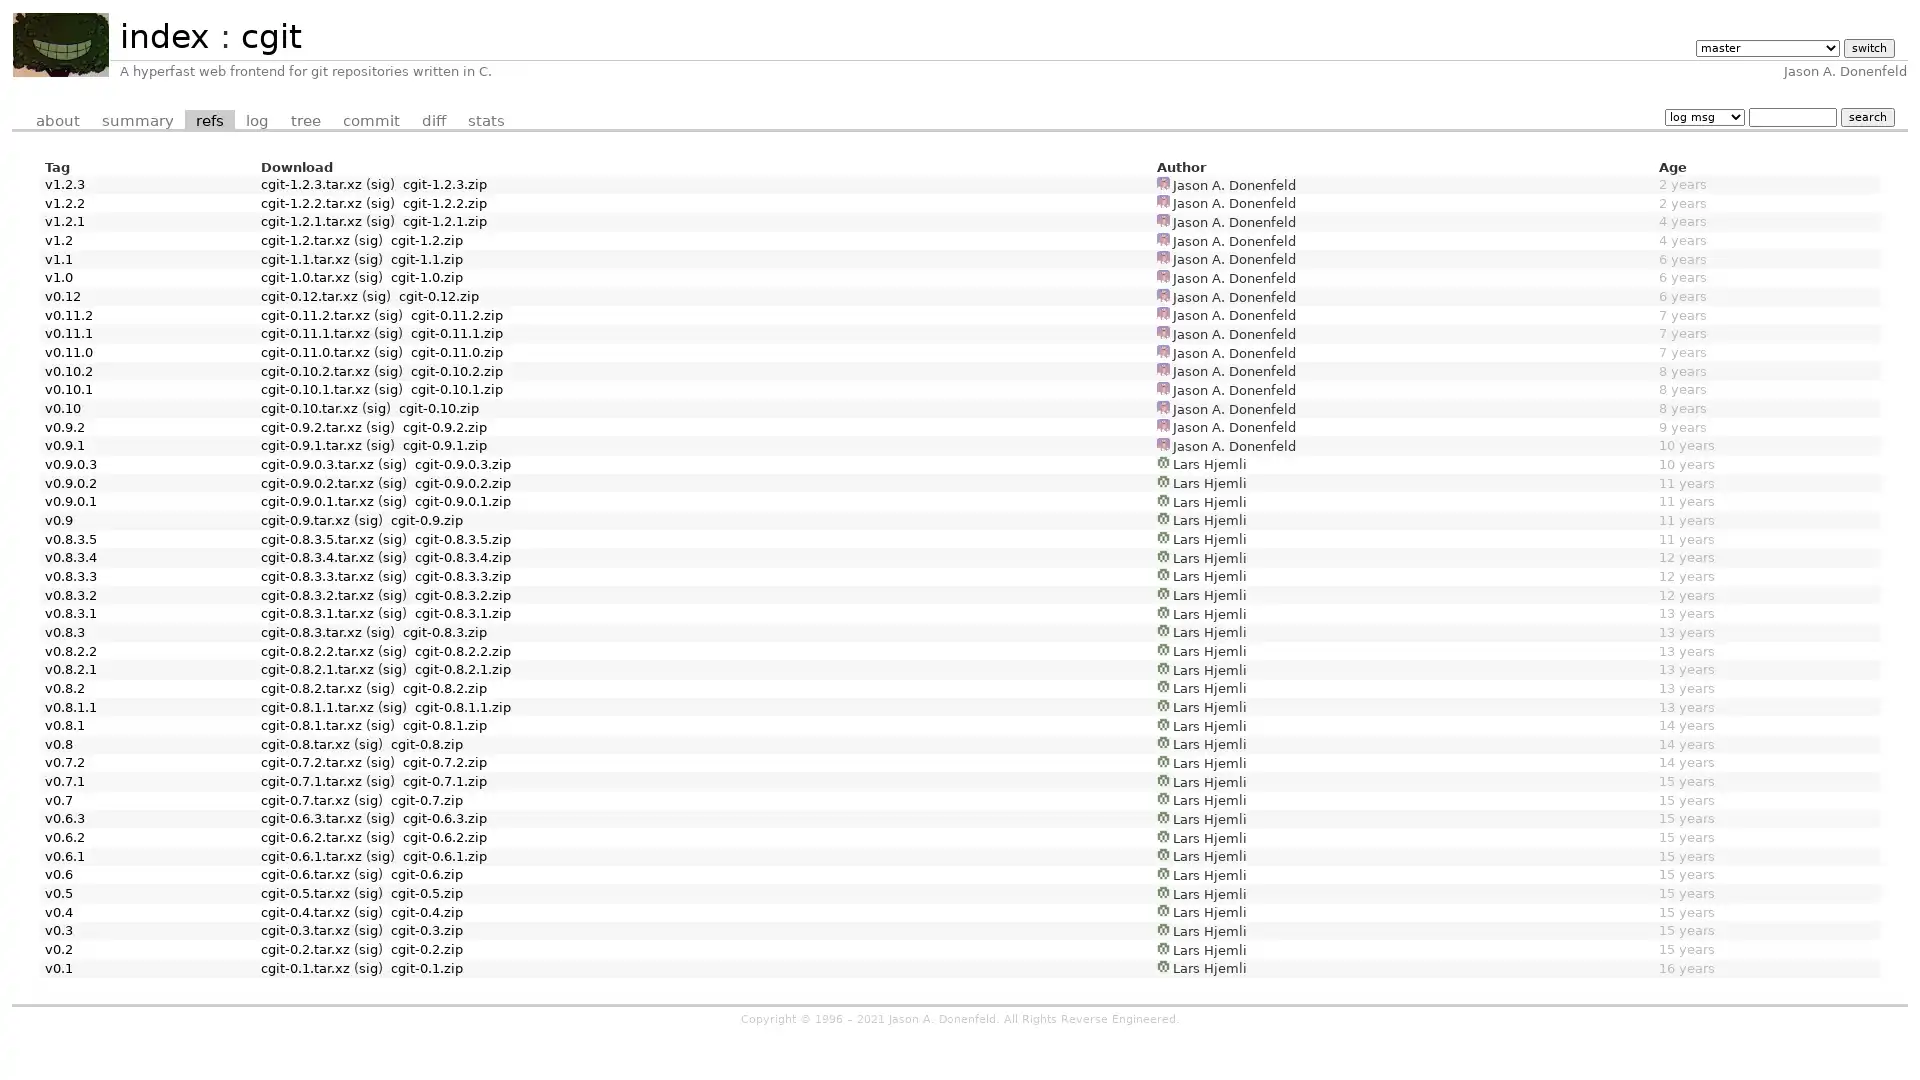 The height and width of the screenshot is (1080, 1920). What do you see at coordinates (1866, 116) in the screenshot?
I see `search` at bounding box center [1866, 116].